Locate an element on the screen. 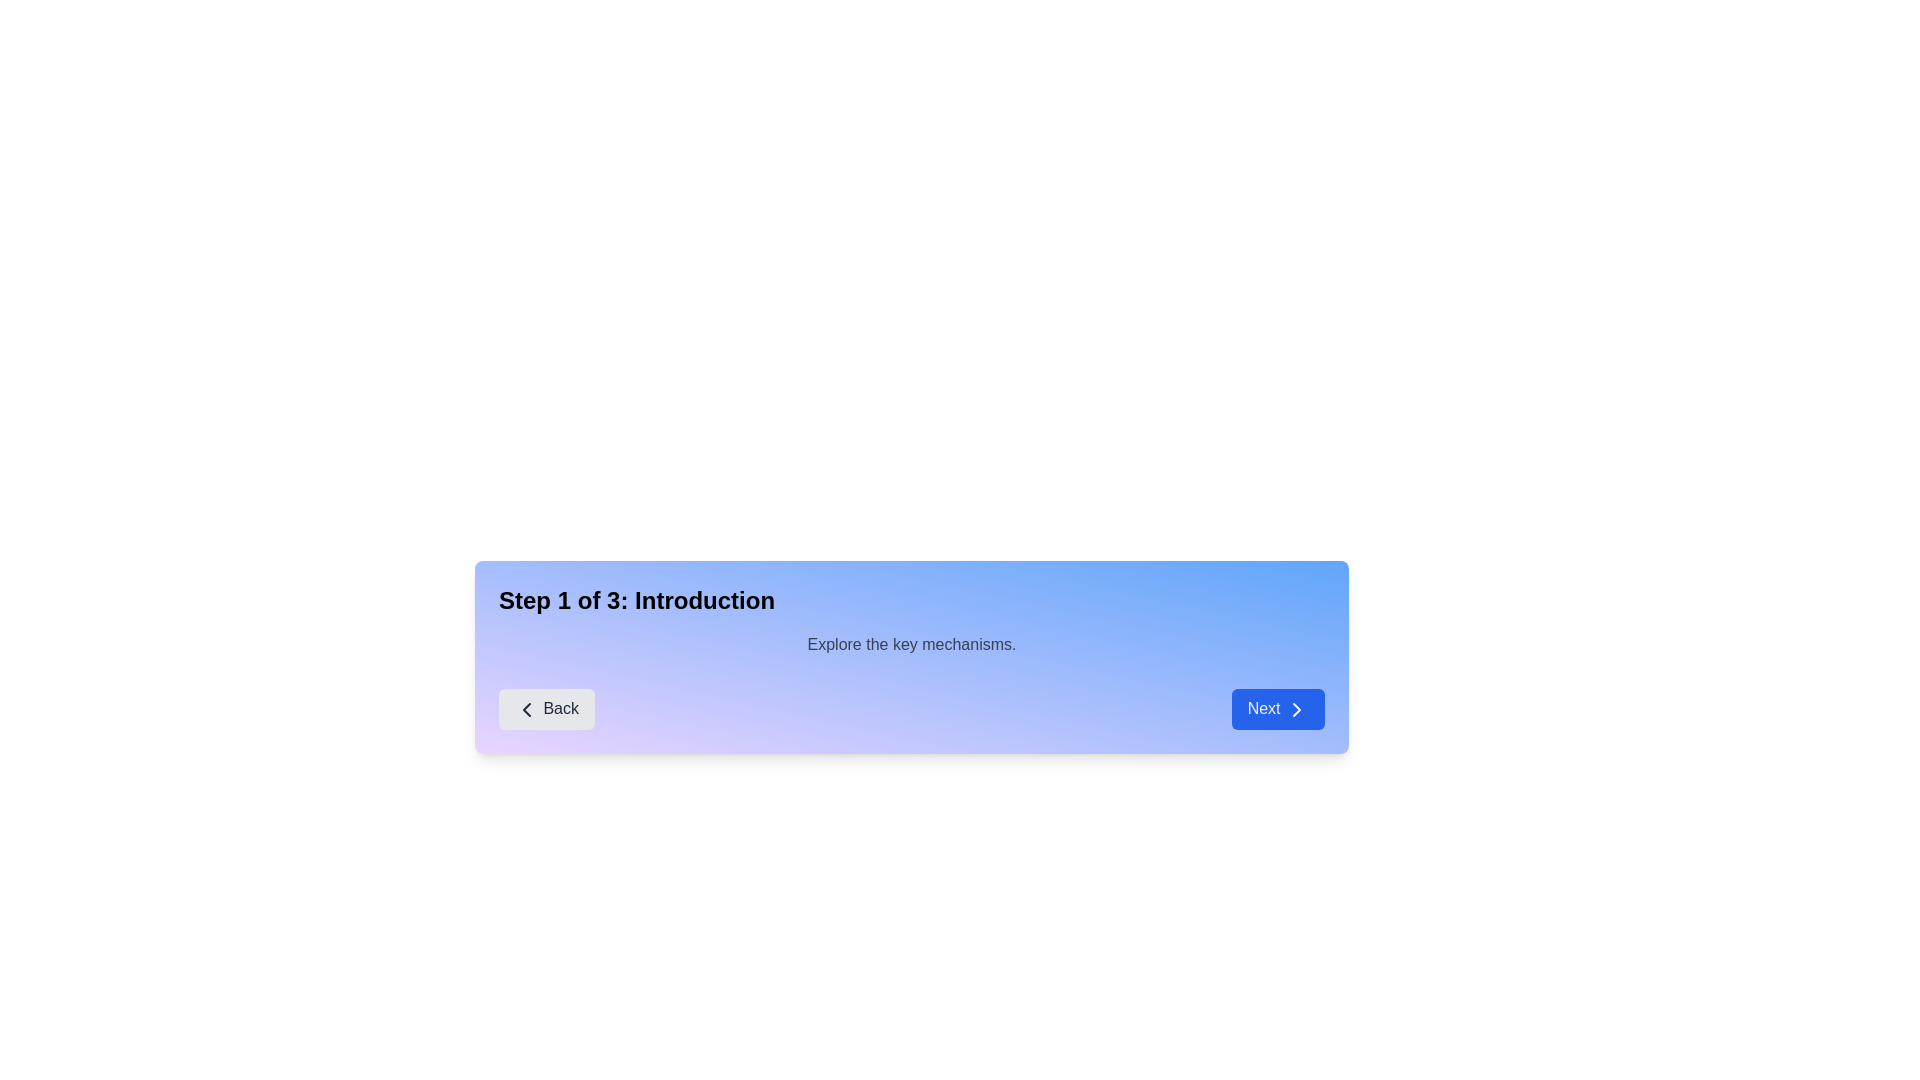 This screenshot has width=1920, height=1080. the detailed description text area and highlight the text is located at coordinates (911, 644).